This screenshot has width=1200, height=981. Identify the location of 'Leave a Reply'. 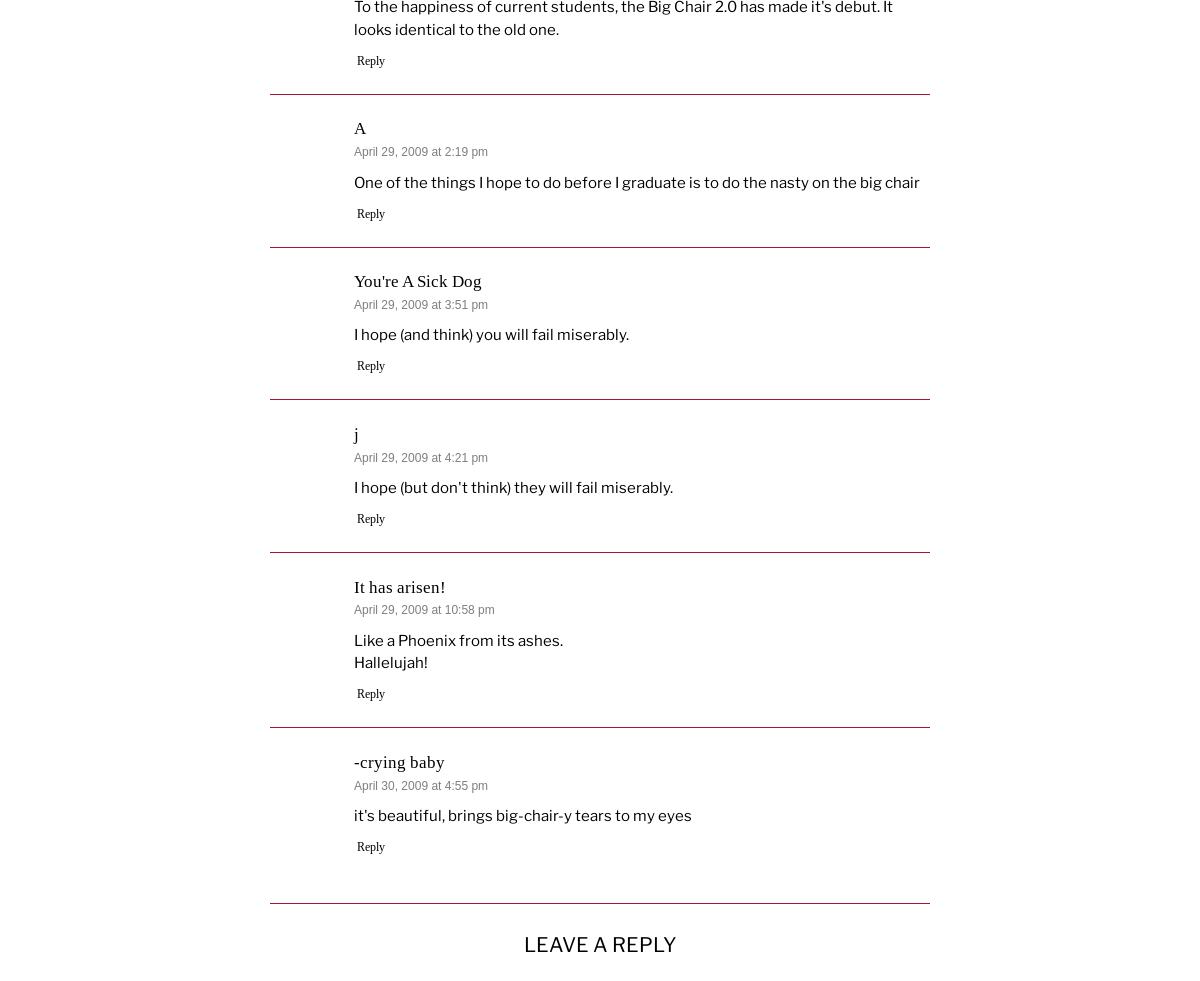
(598, 944).